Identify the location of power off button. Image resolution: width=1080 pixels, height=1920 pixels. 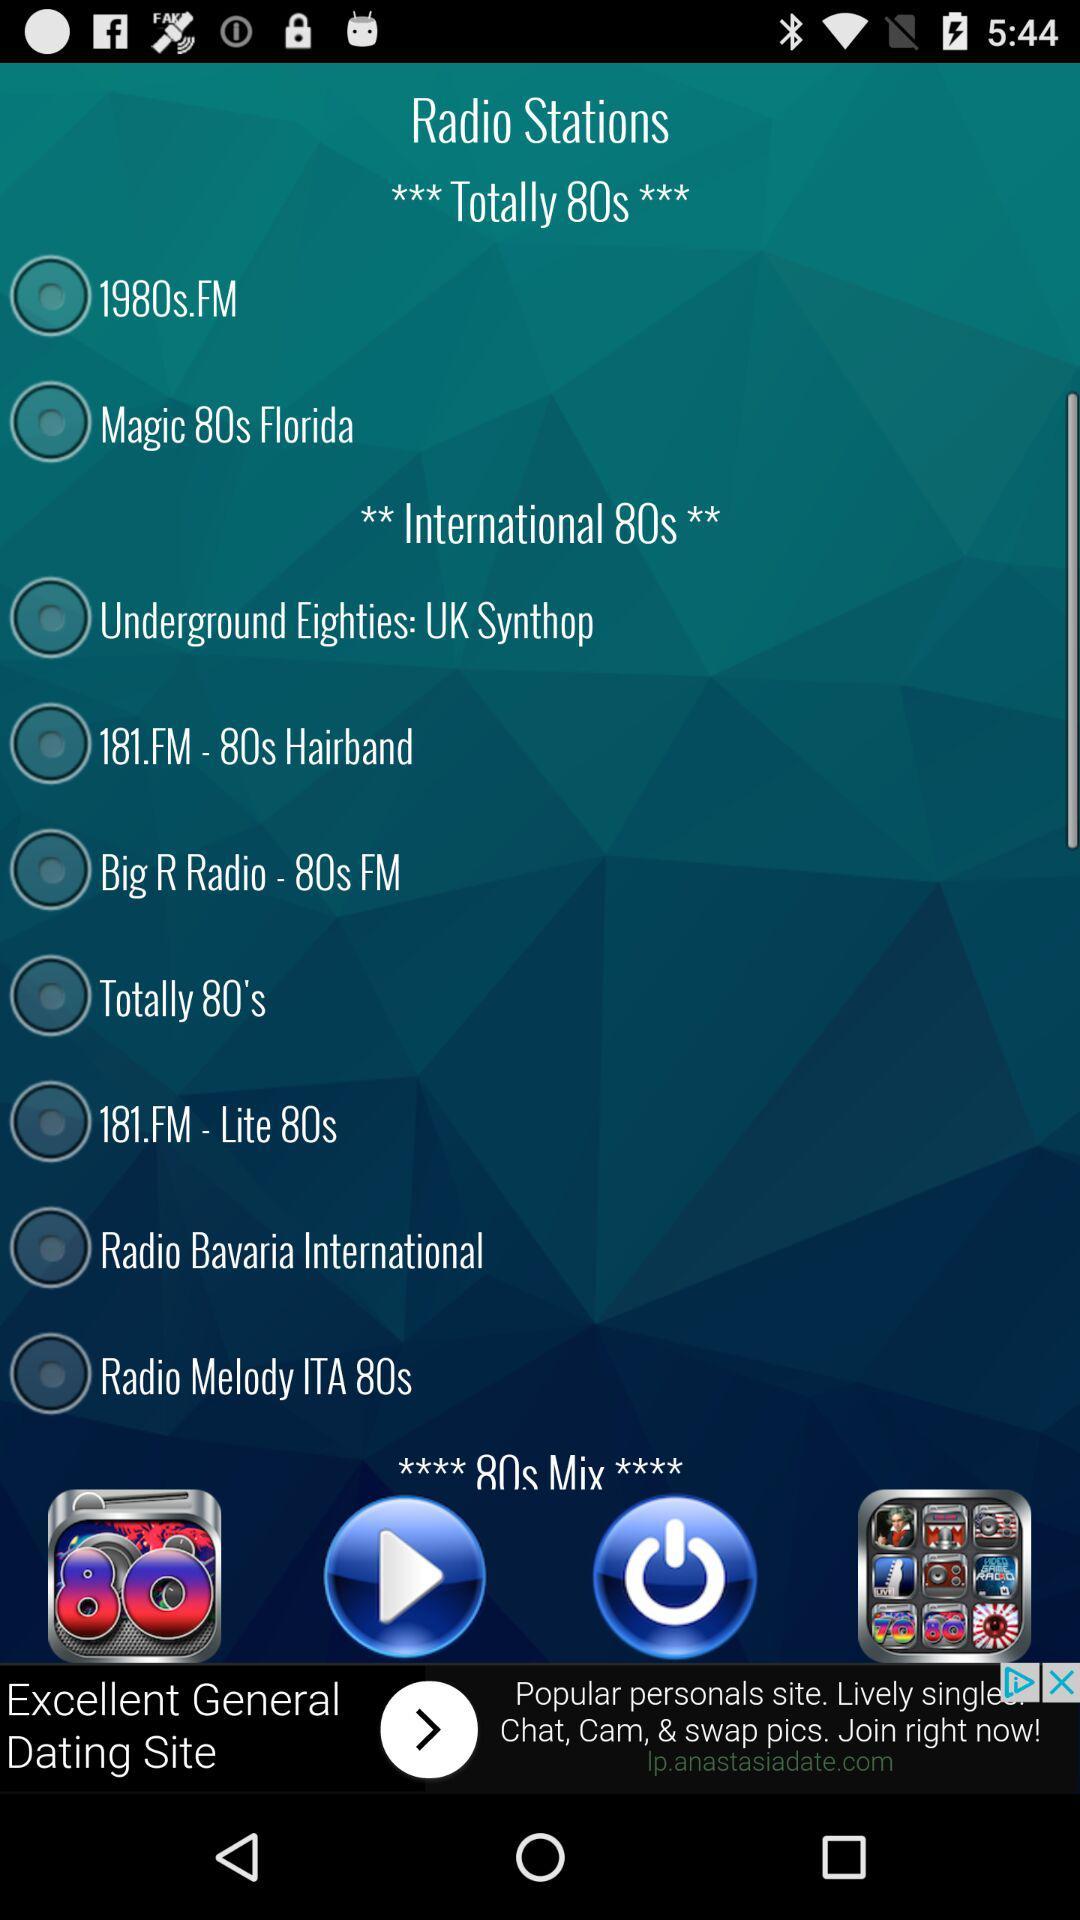
(675, 1575).